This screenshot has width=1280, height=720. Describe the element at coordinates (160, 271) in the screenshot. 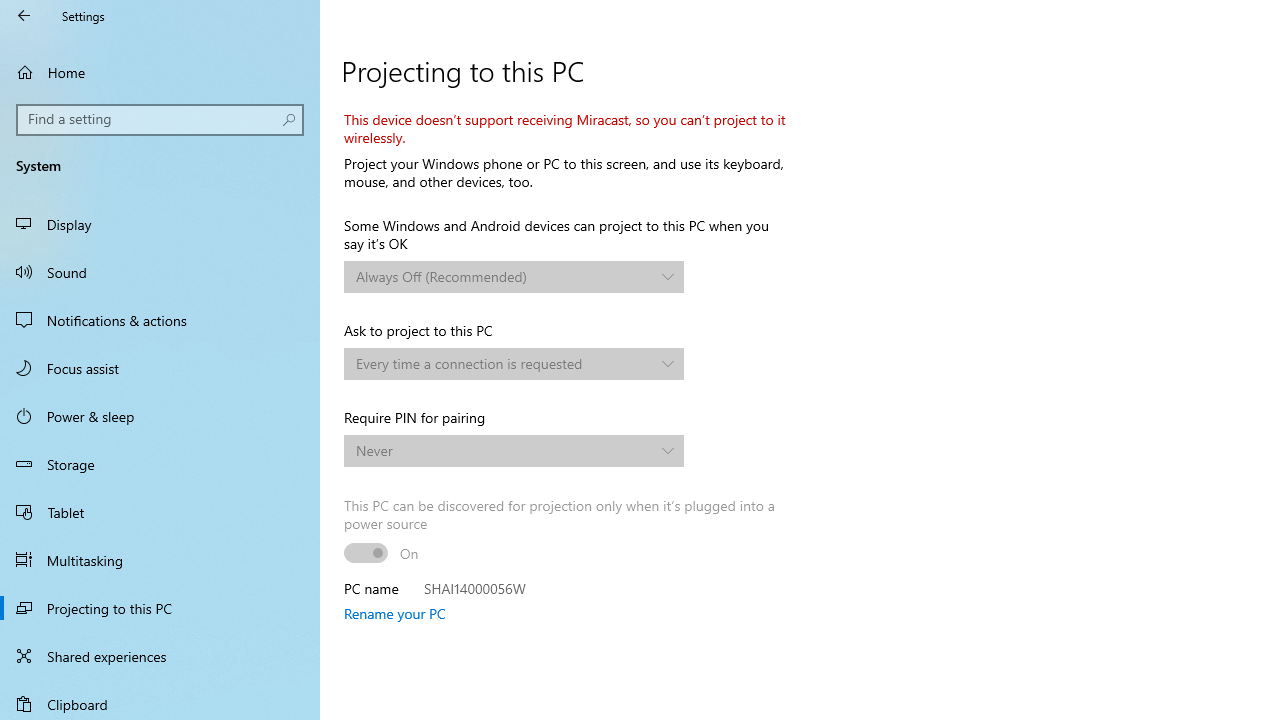

I see `'Sound'` at that location.